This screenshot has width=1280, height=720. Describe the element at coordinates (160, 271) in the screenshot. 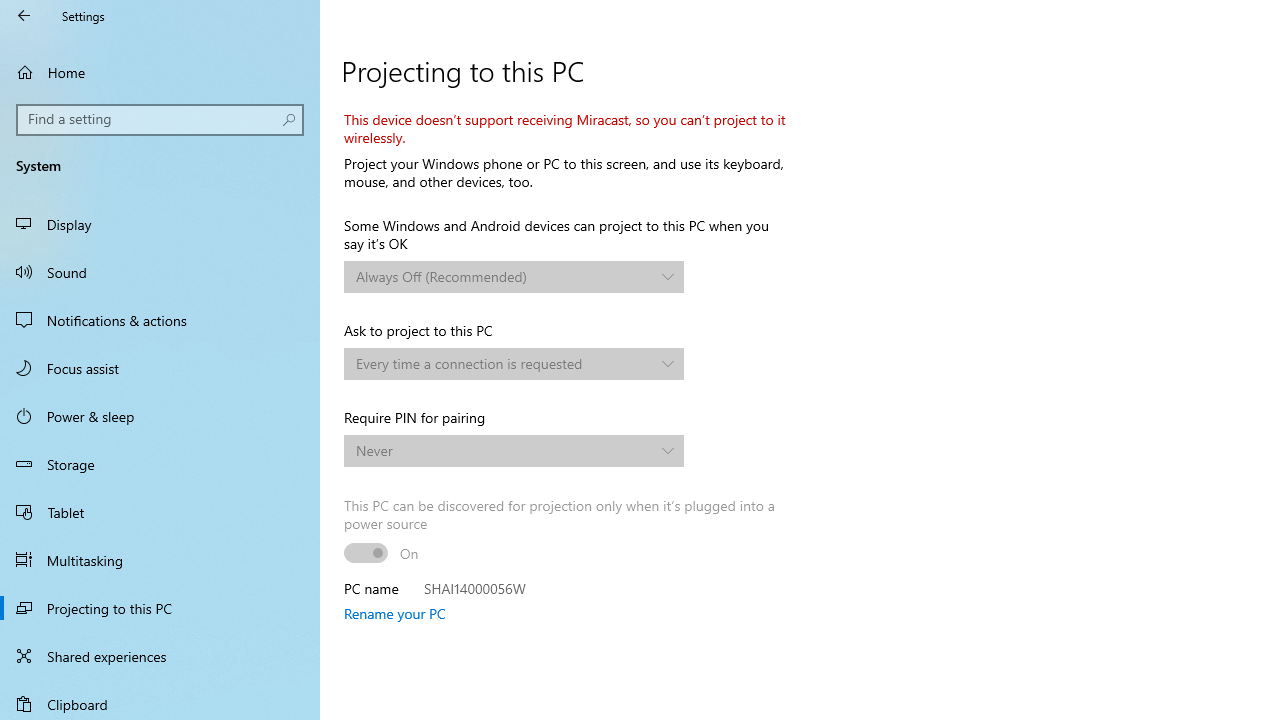

I see `'Sound'` at that location.